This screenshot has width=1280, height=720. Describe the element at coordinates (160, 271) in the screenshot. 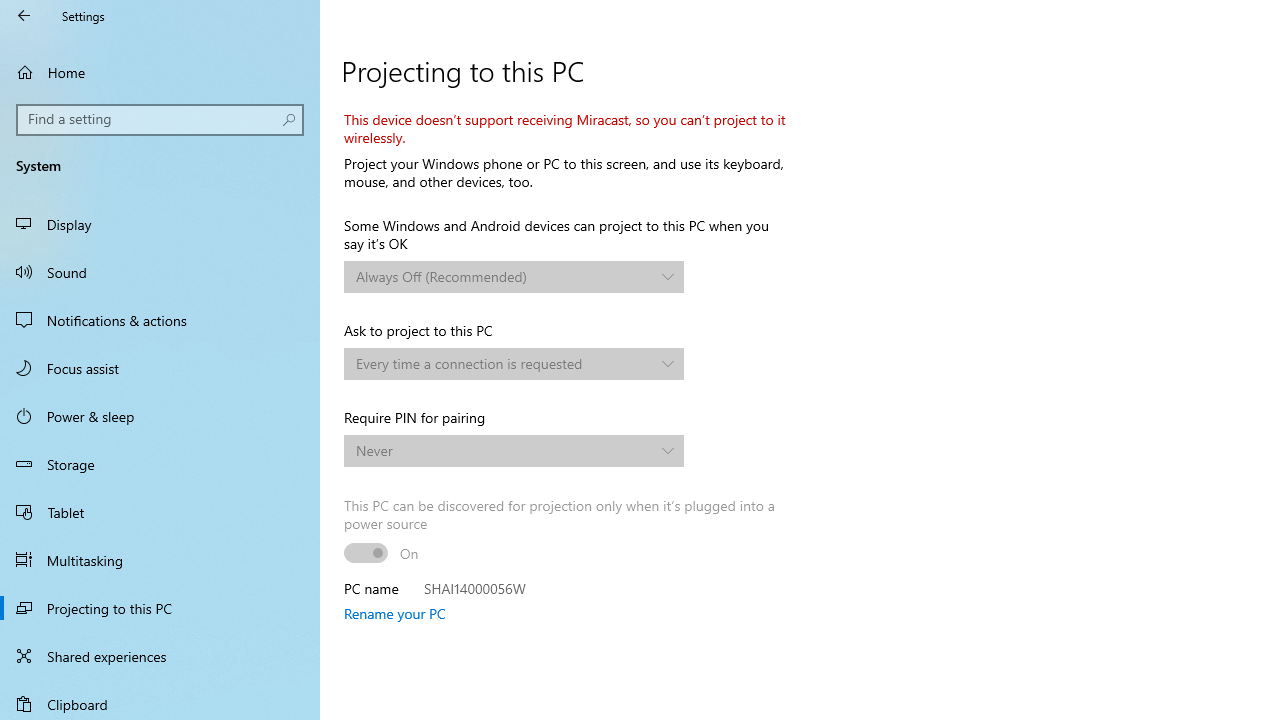

I see `'Sound'` at that location.